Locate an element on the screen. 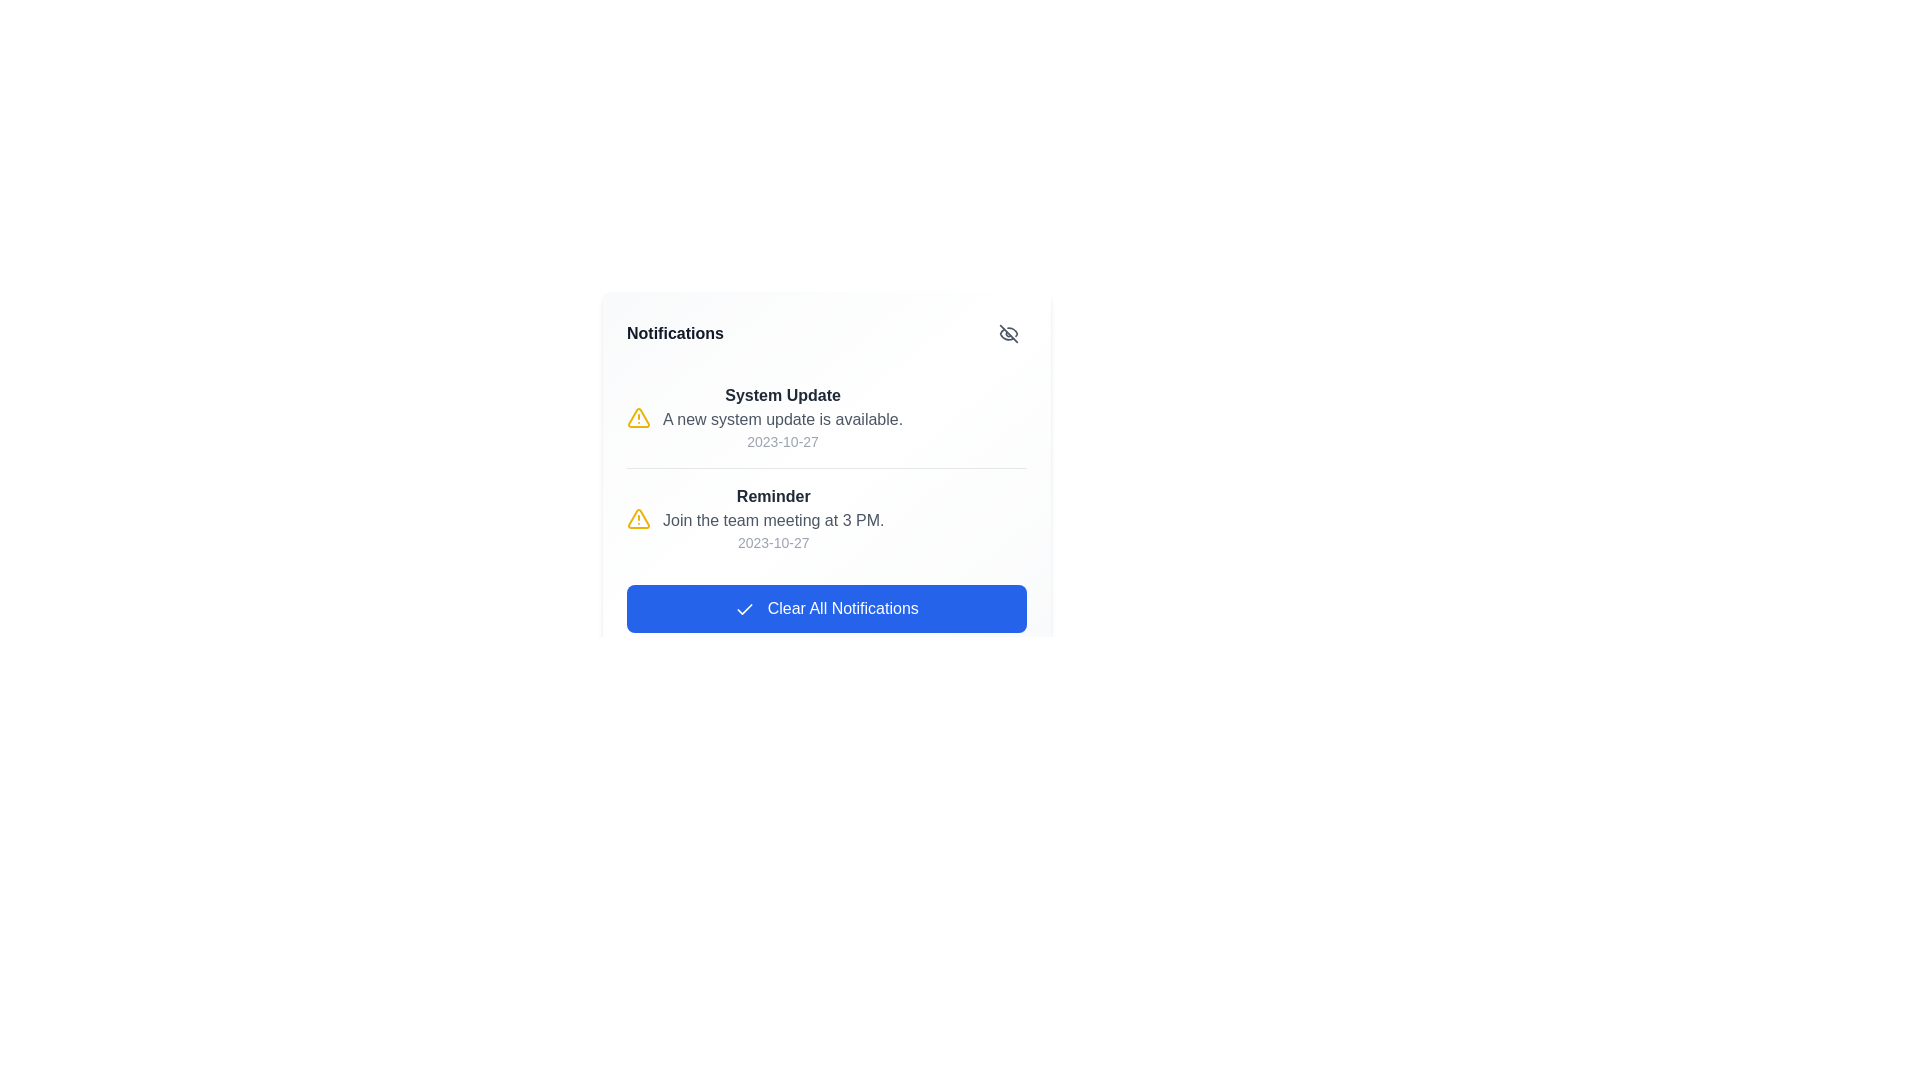 This screenshot has height=1080, width=1920. the text label that displays the date for the associated notification, which is positioned below the message about the team meeting at 3 PM is located at coordinates (772, 543).